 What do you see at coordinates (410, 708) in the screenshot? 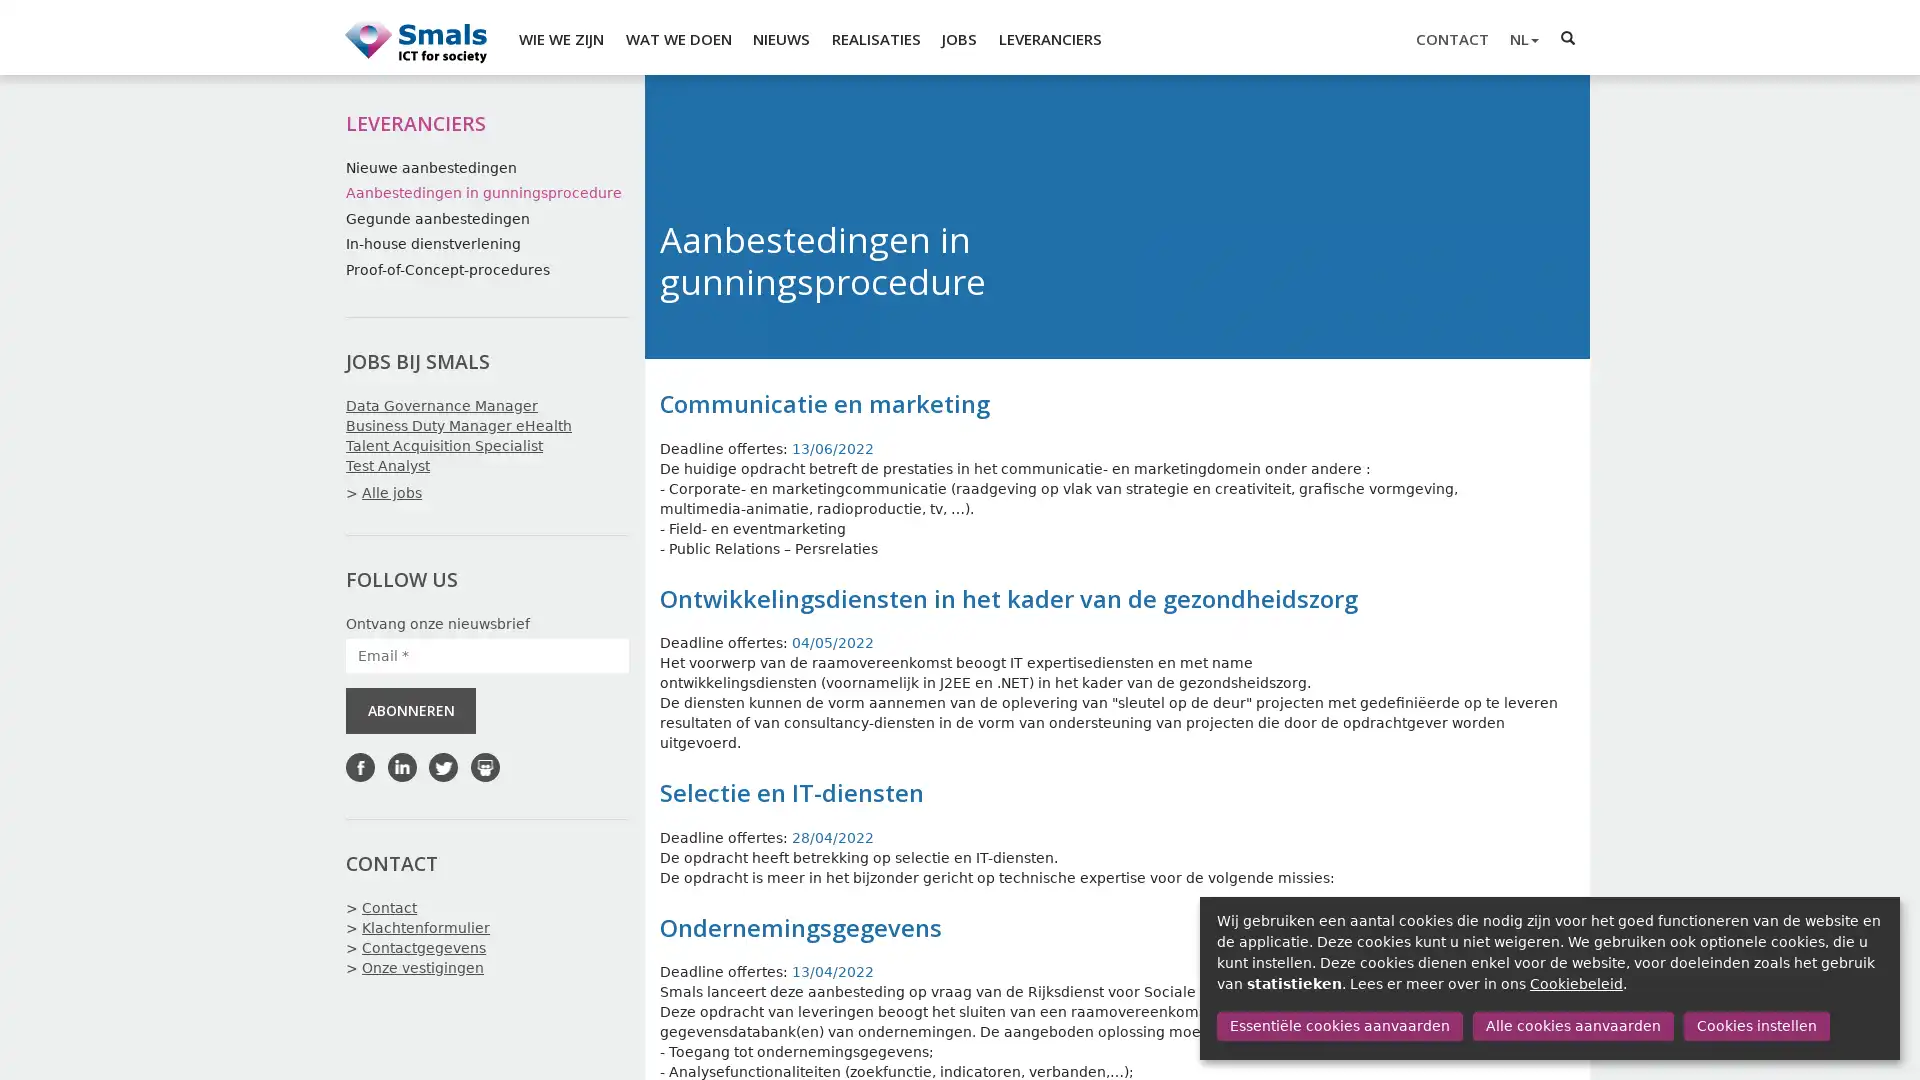
I see `ABONNEREN` at bounding box center [410, 708].